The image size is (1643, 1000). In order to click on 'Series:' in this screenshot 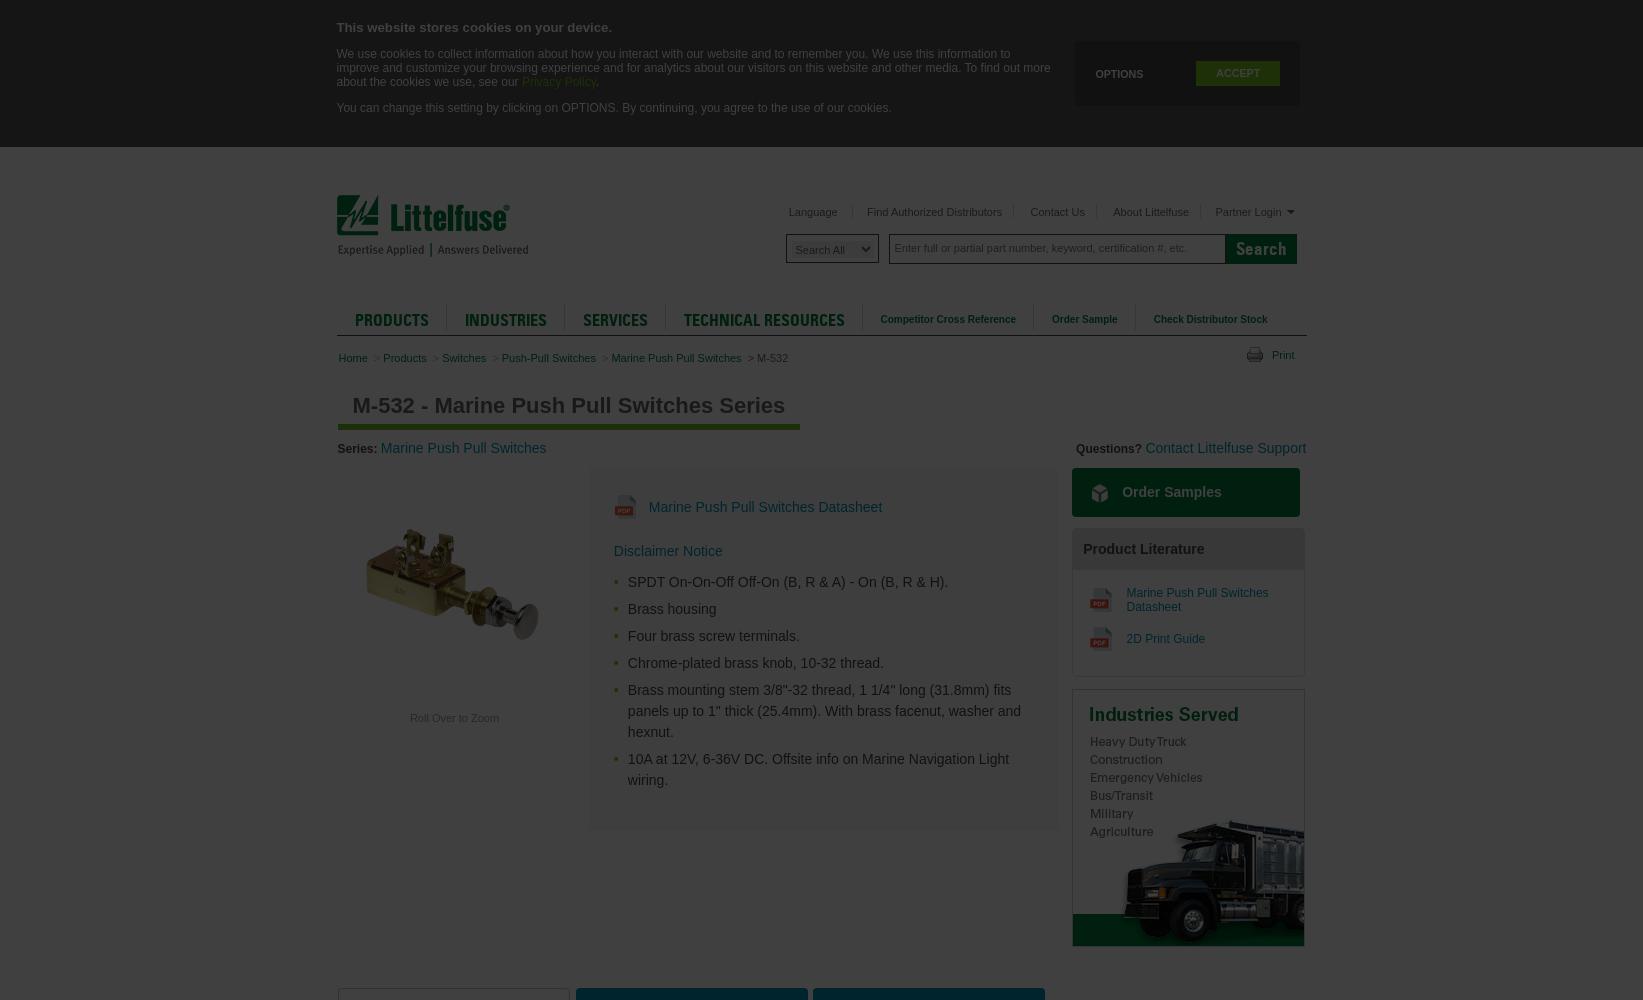, I will do `click(357, 448)`.